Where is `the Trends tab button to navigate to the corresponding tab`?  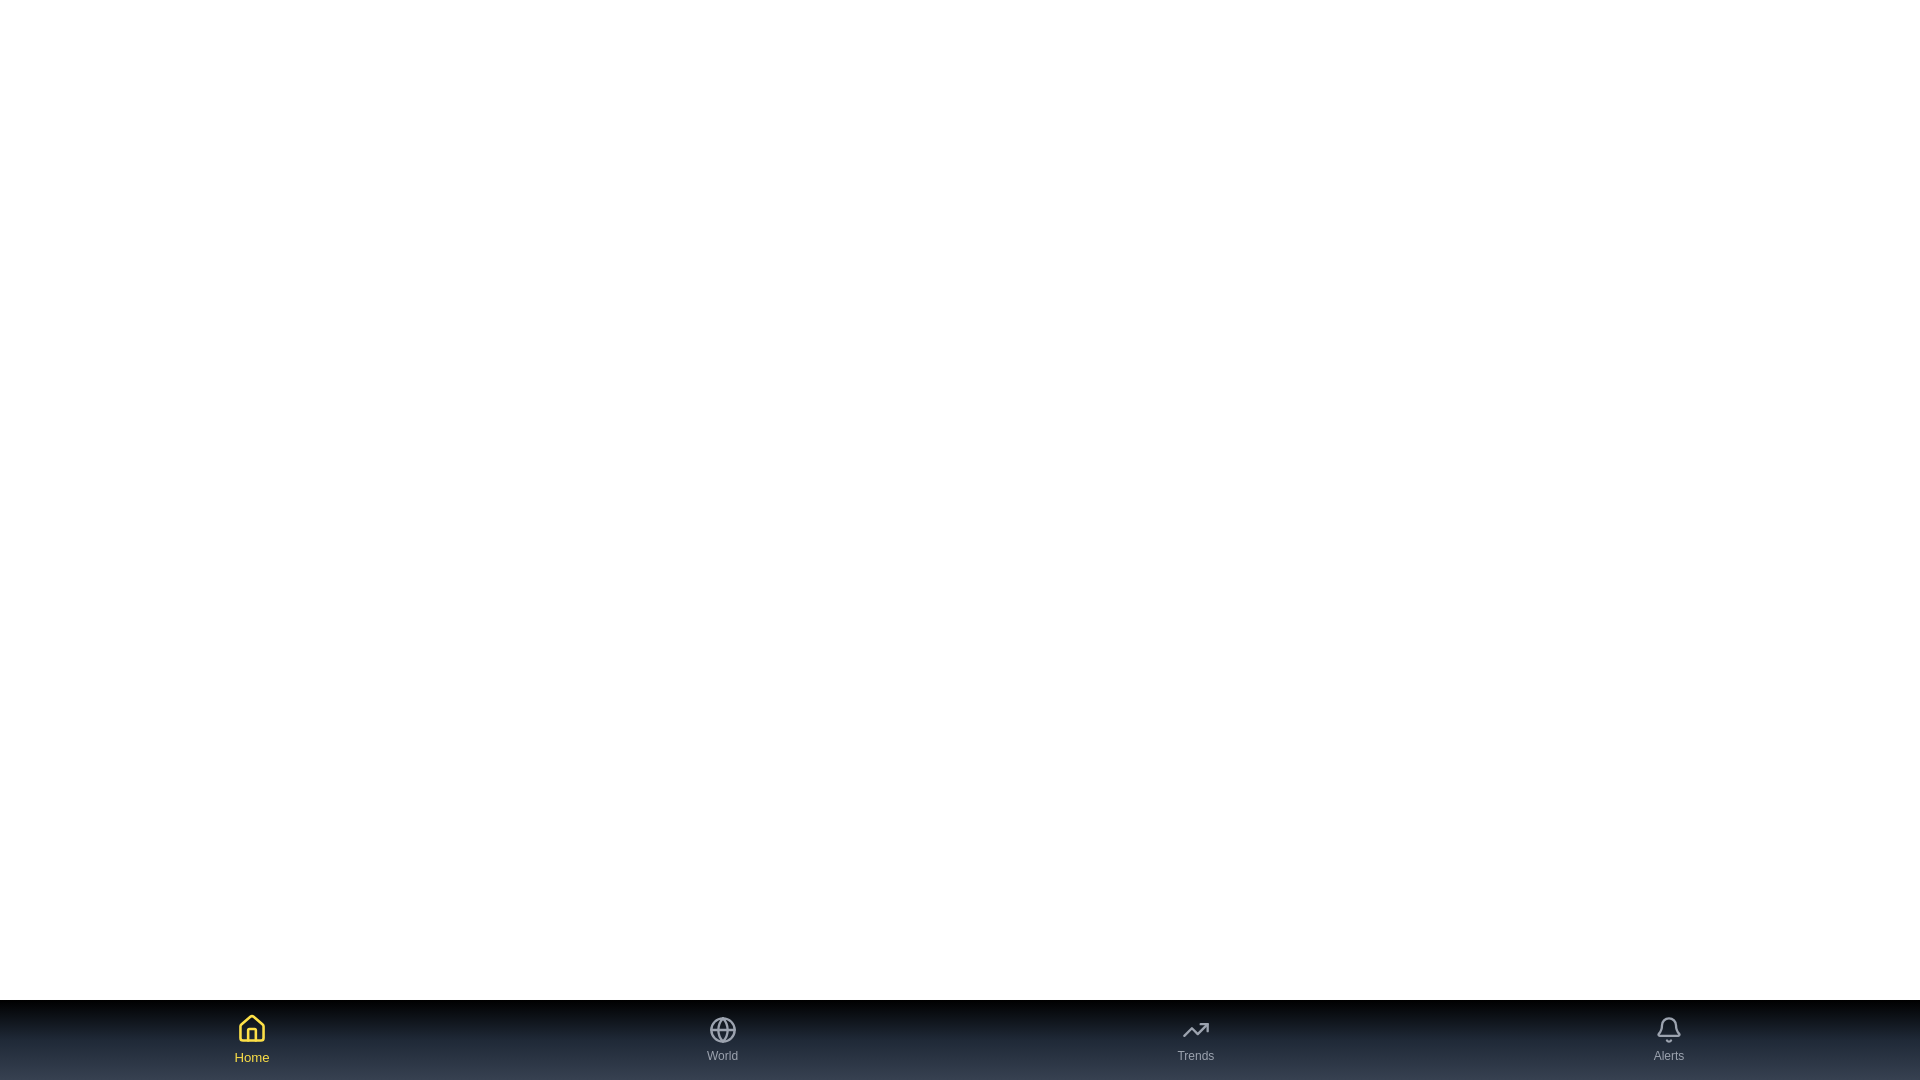
the Trends tab button to navigate to the corresponding tab is located at coordinates (1195, 1039).